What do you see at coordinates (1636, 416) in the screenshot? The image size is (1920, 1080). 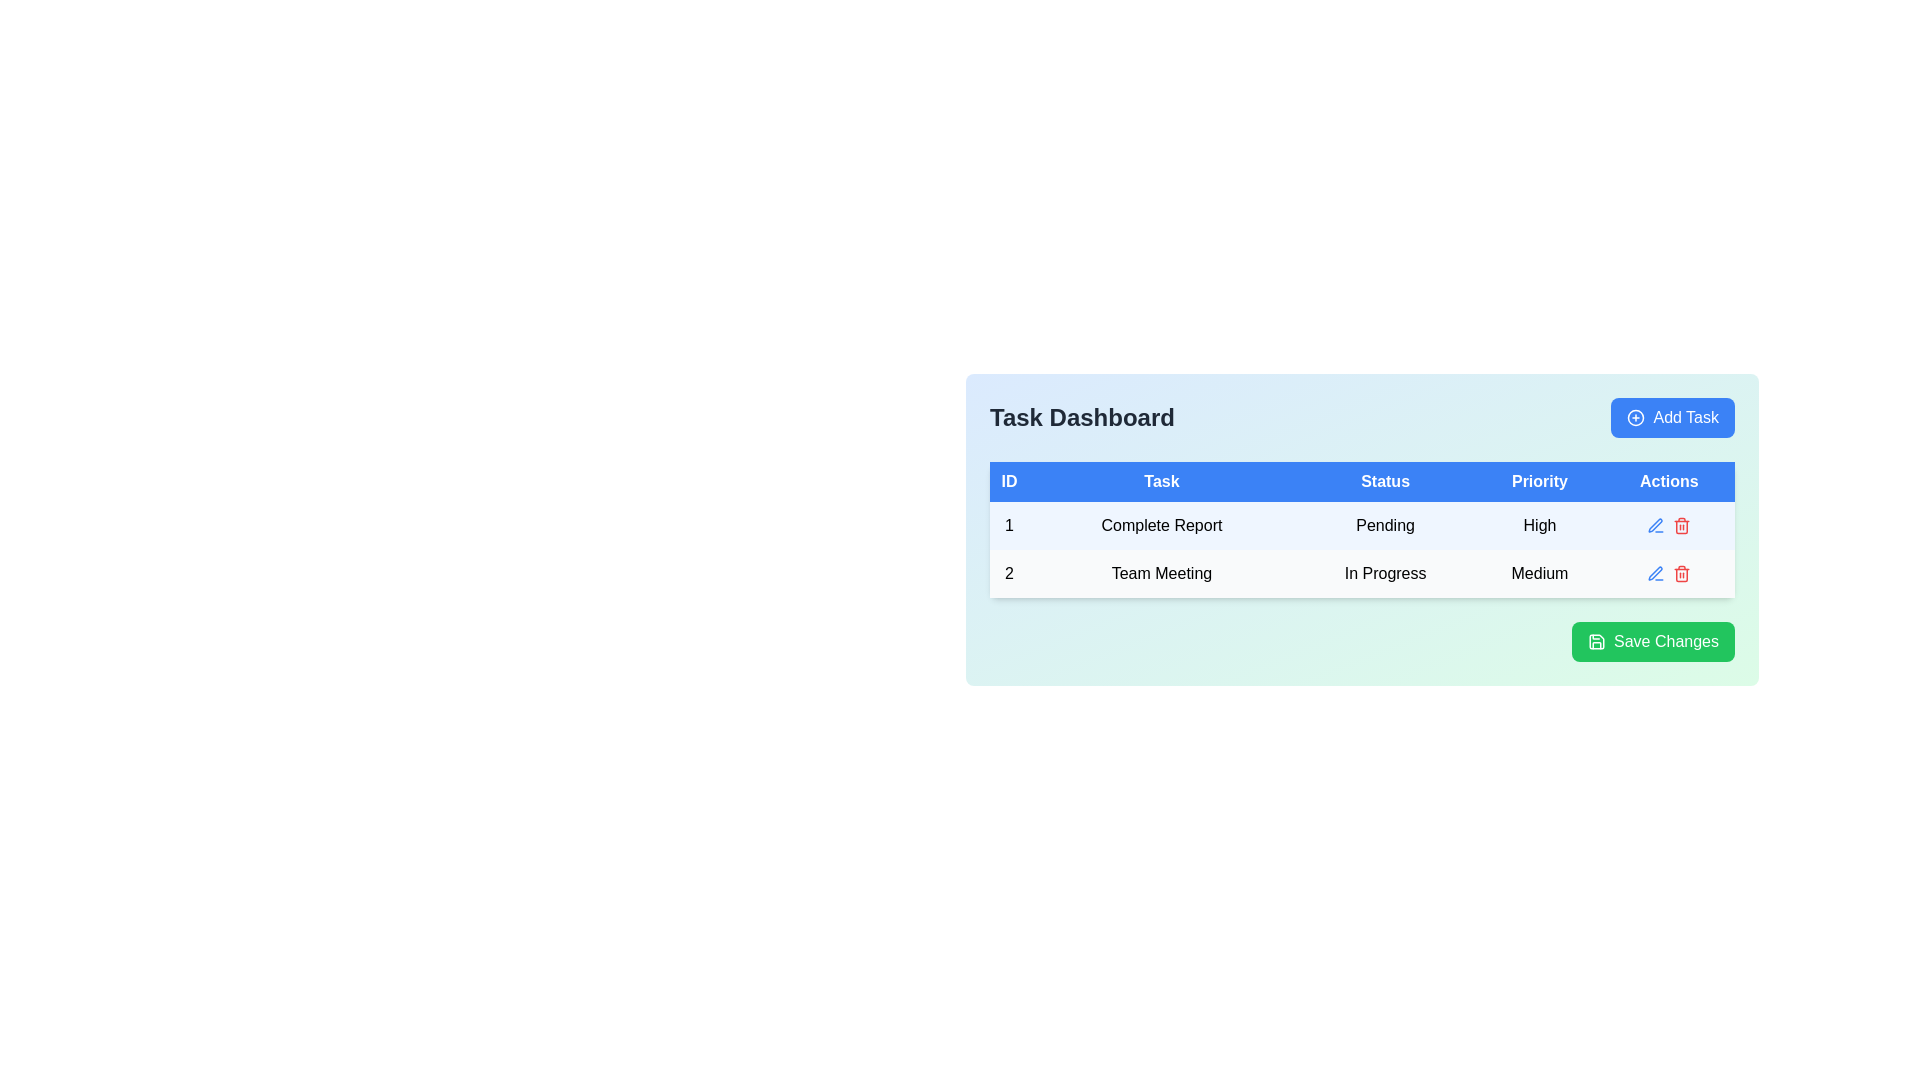 I see `the circular '+' icon with a blue border located to the left of the 'Add Task' button in the task table section` at bounding box center [1636, 416].